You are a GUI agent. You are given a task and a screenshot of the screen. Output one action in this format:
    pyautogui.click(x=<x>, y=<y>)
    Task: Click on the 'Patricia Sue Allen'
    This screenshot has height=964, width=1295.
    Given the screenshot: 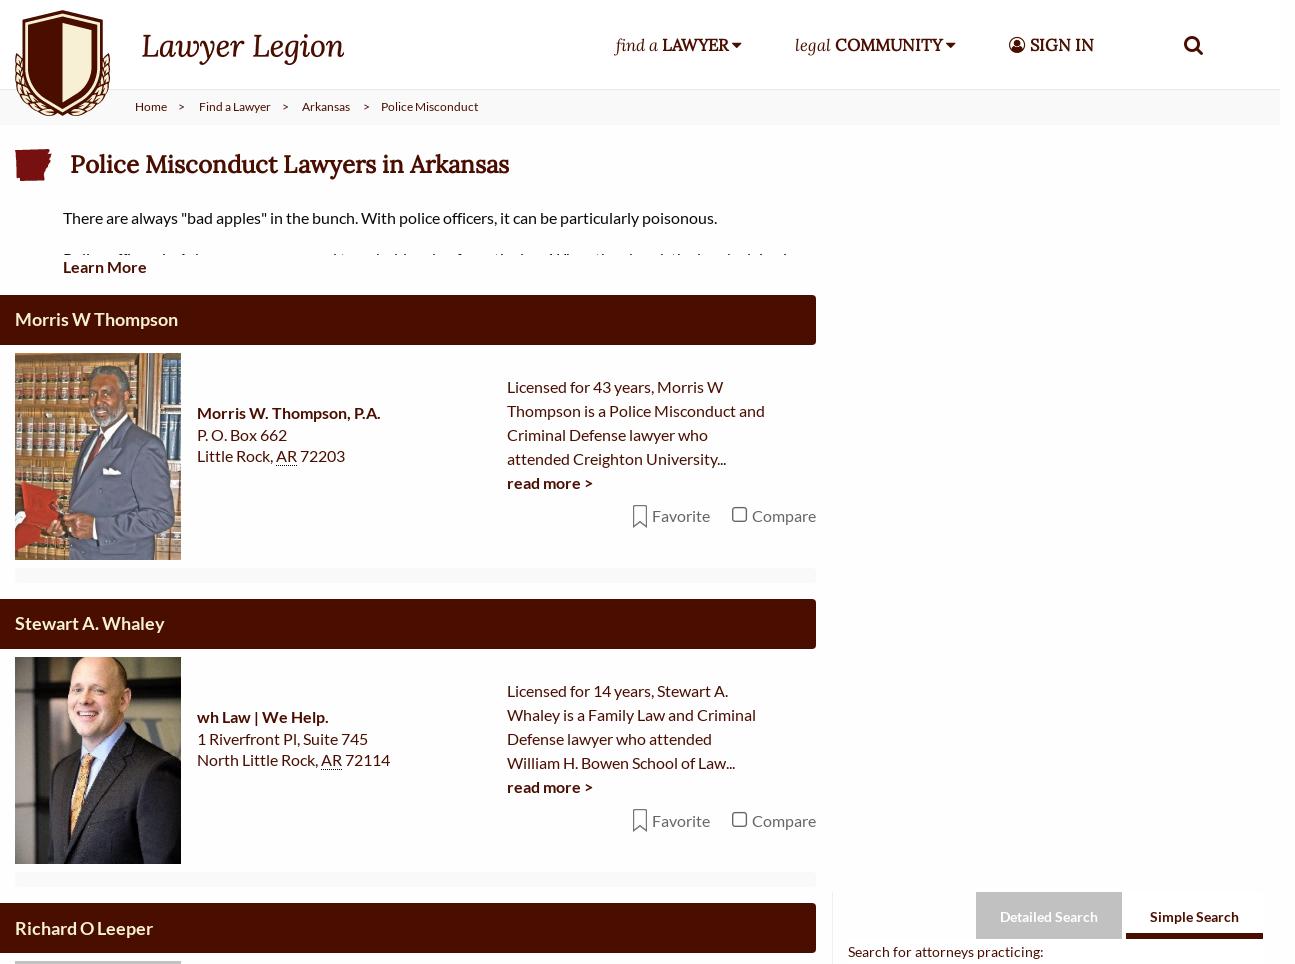 What is the action you would take?
    pyautogui.click(x=84, y=856)
    